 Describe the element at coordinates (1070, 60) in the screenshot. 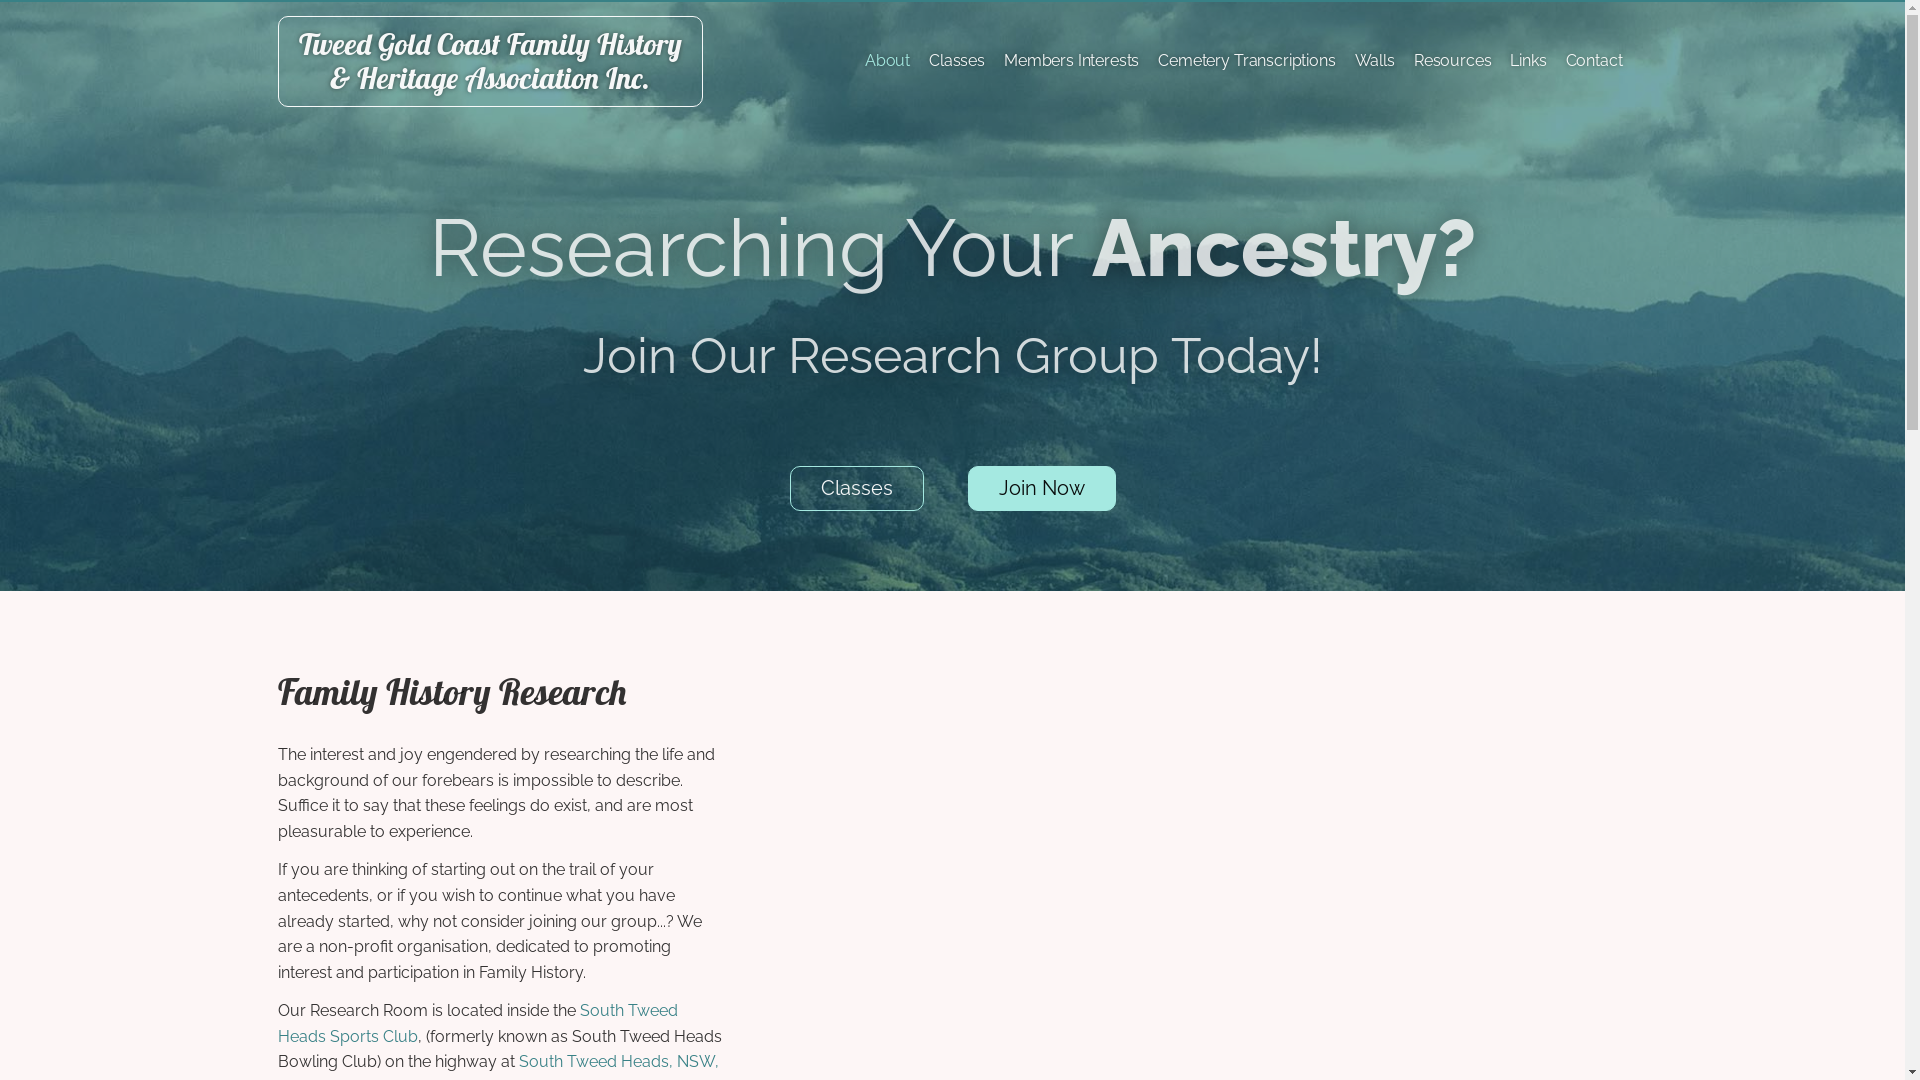

I see `'Members Interests'` at that location.